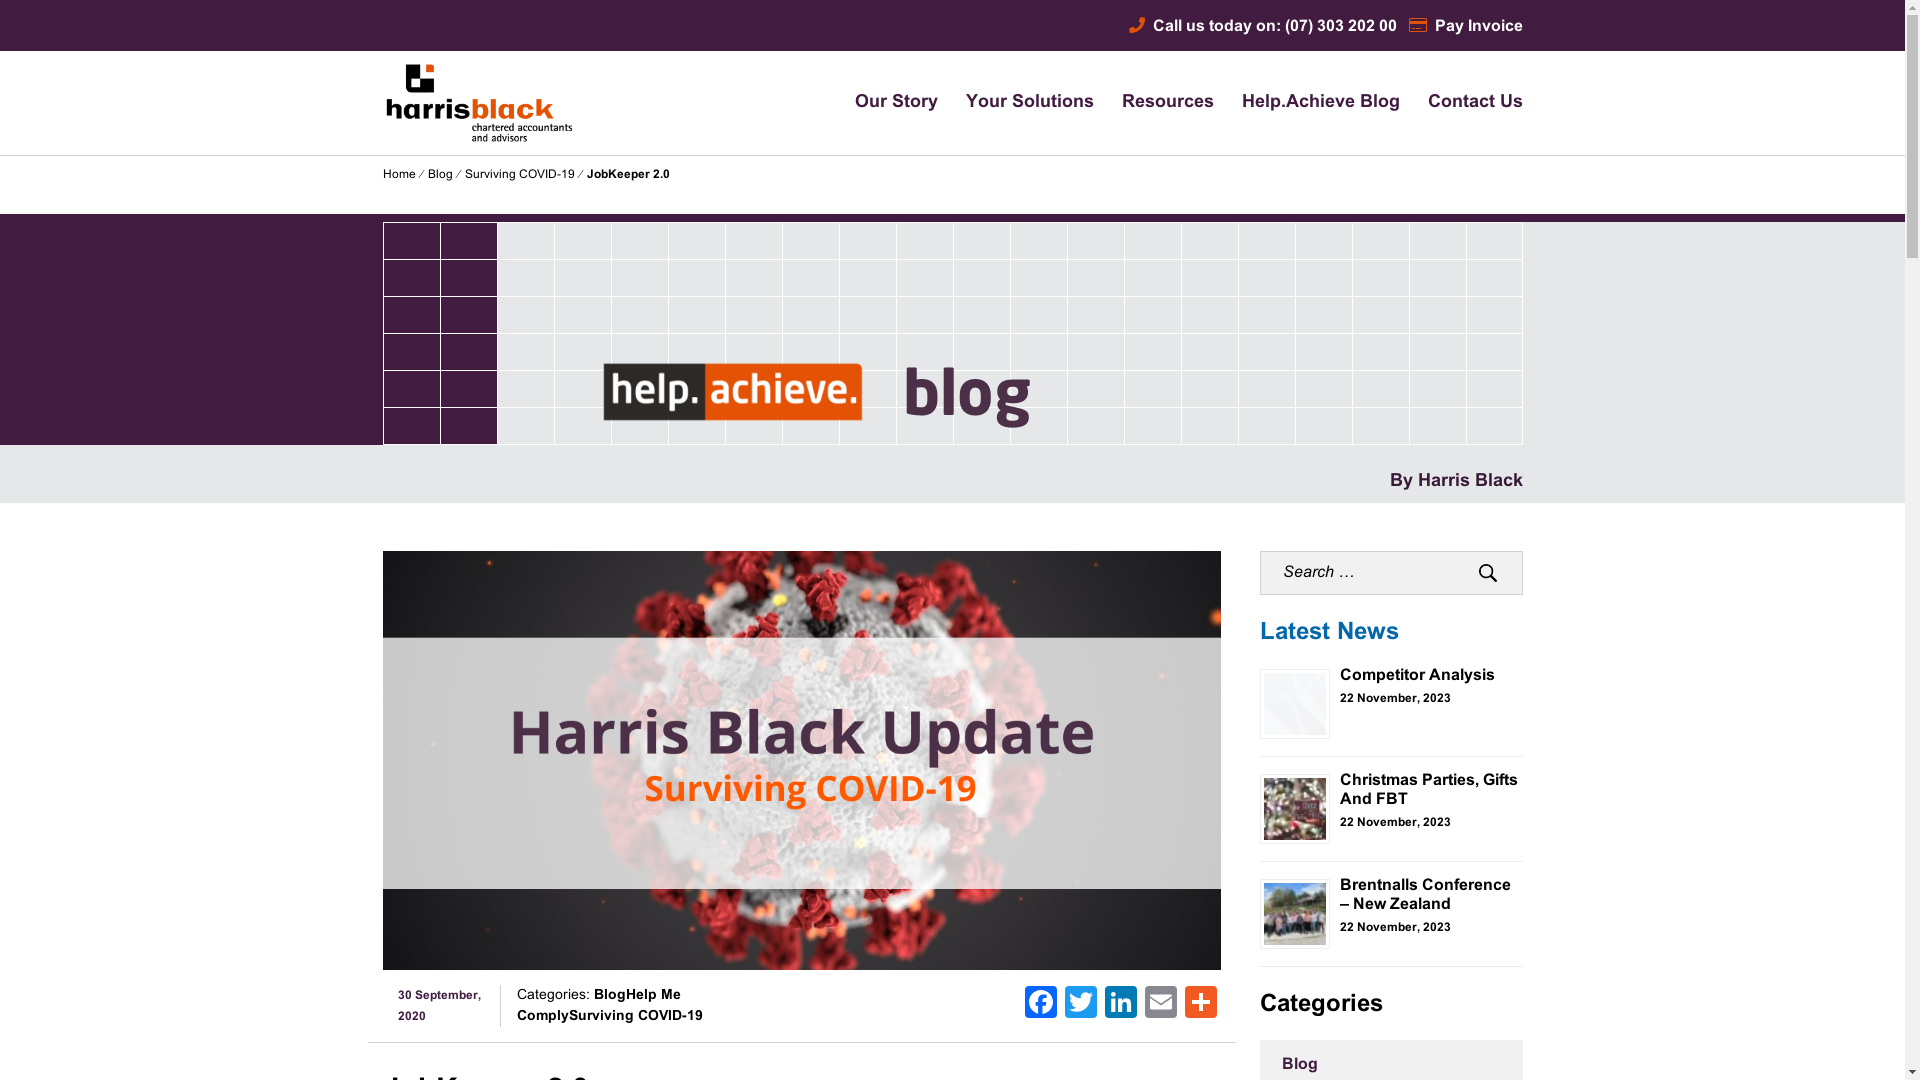 This screenshot has height=1080, width=1920. What do you see at coordinates (1416, 675) in the screenshot?
I see `'Competitor Analysis'` at bounding box center [1416, 675].